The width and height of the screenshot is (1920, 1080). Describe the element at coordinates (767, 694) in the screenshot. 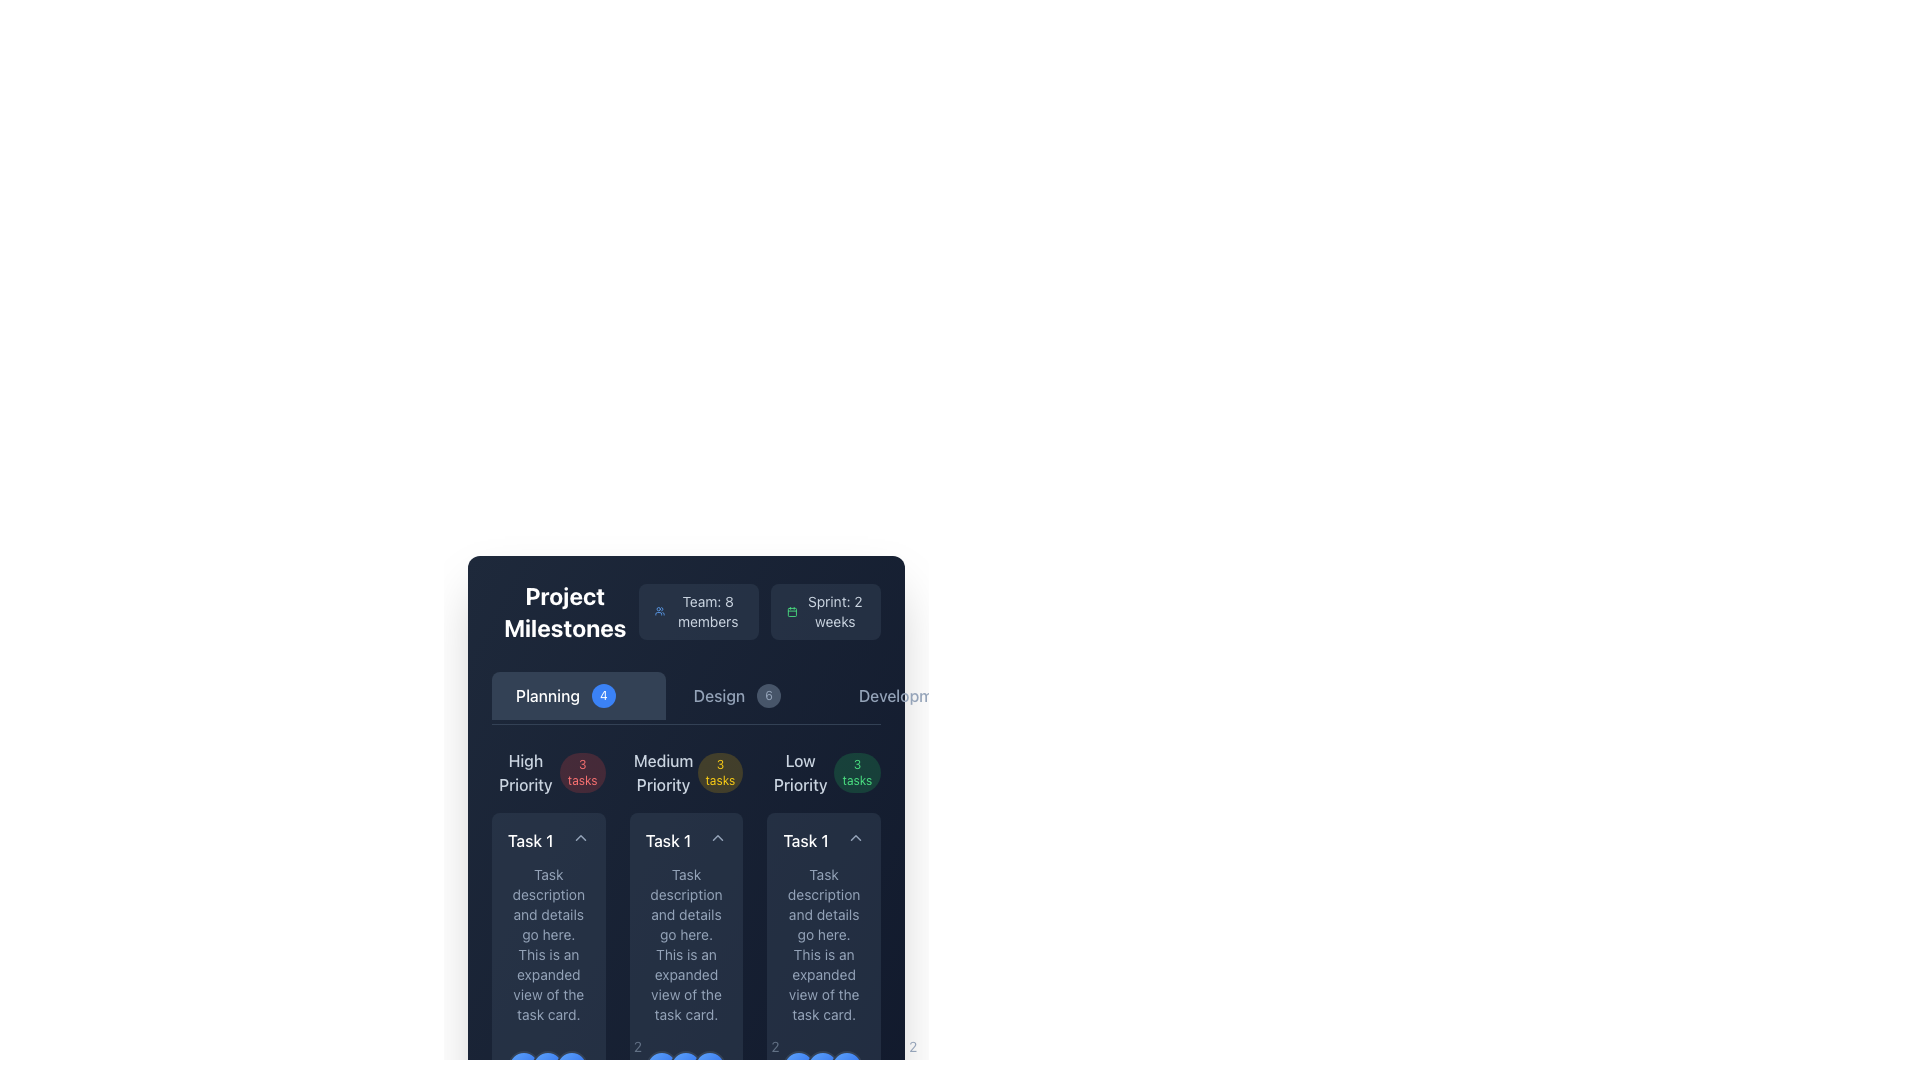

I see `the Badge element that represents a count or status indicator associated with the 'Design' label in the user interface` at that location.